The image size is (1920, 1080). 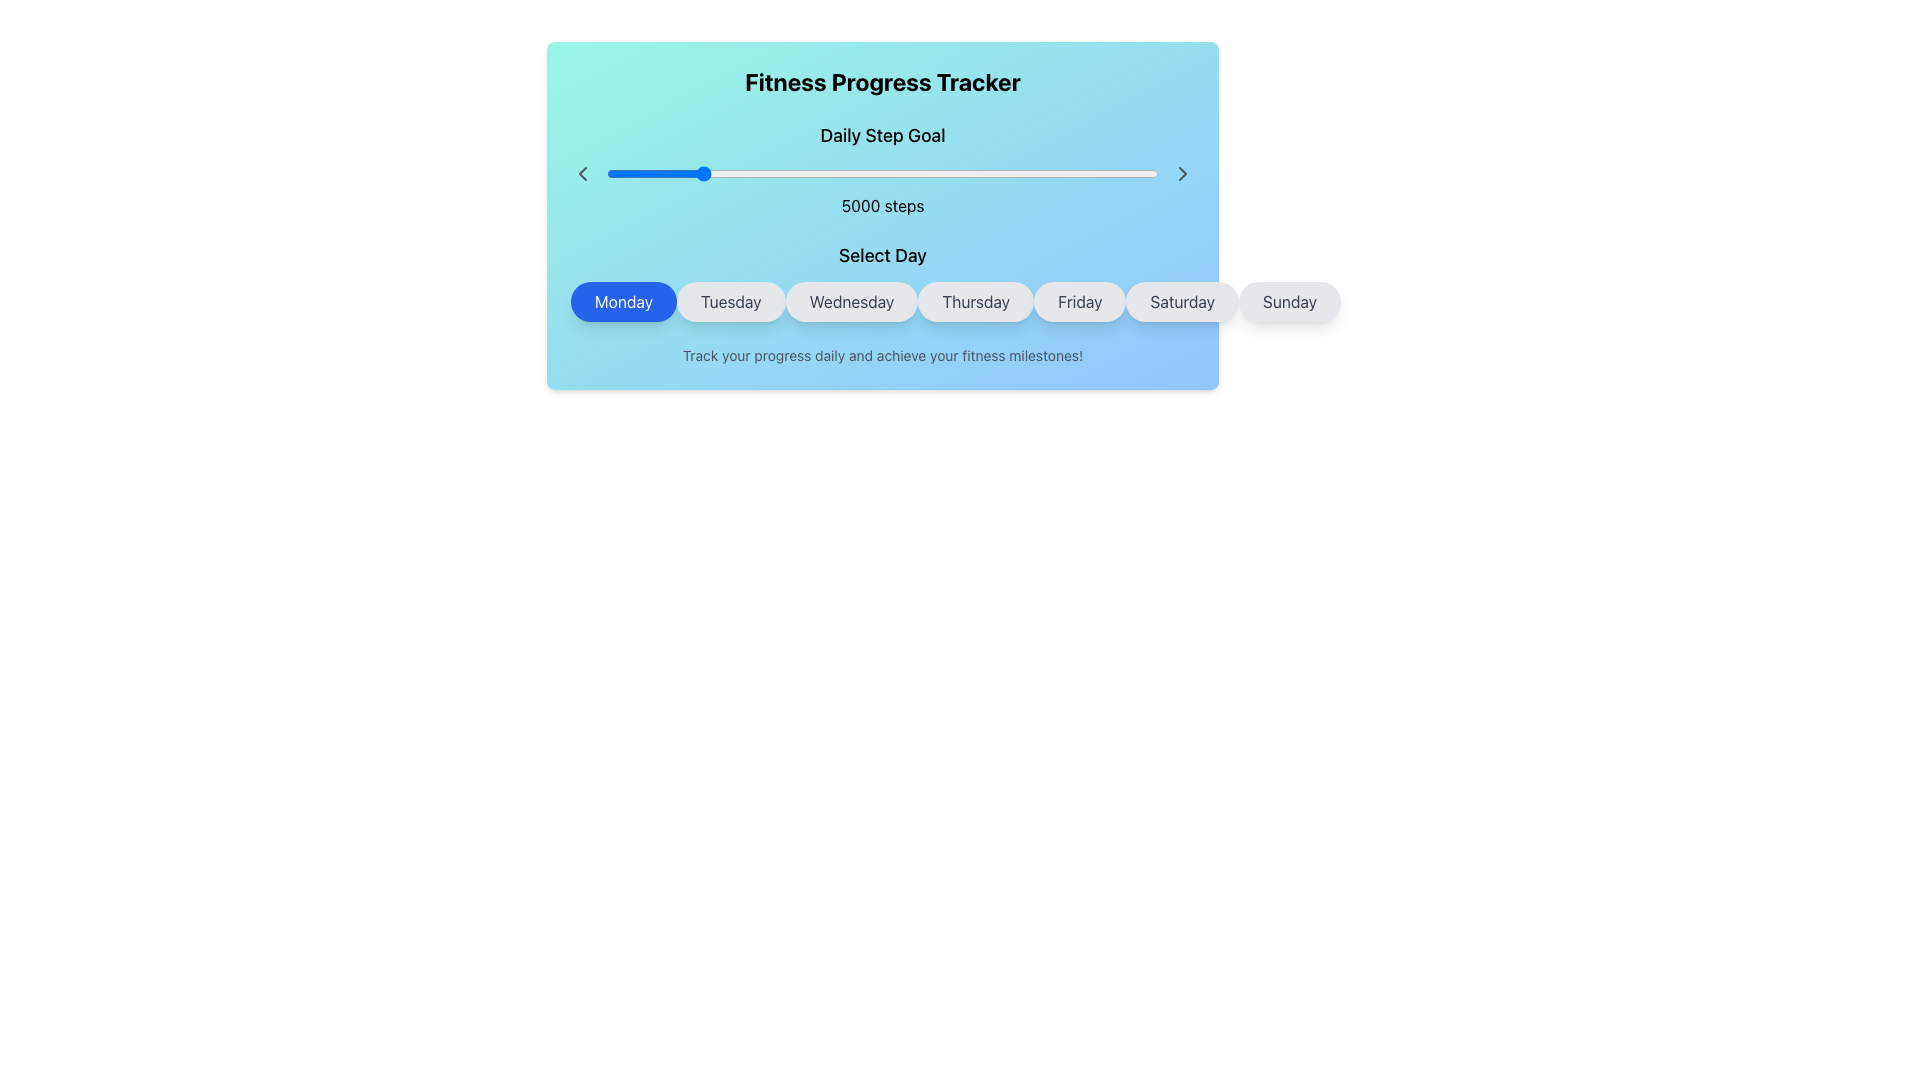 What do you see at coordinates (1152, 172) in the screenshot?
I see `the daily step goal slider` at bounding box center [1152, 172].